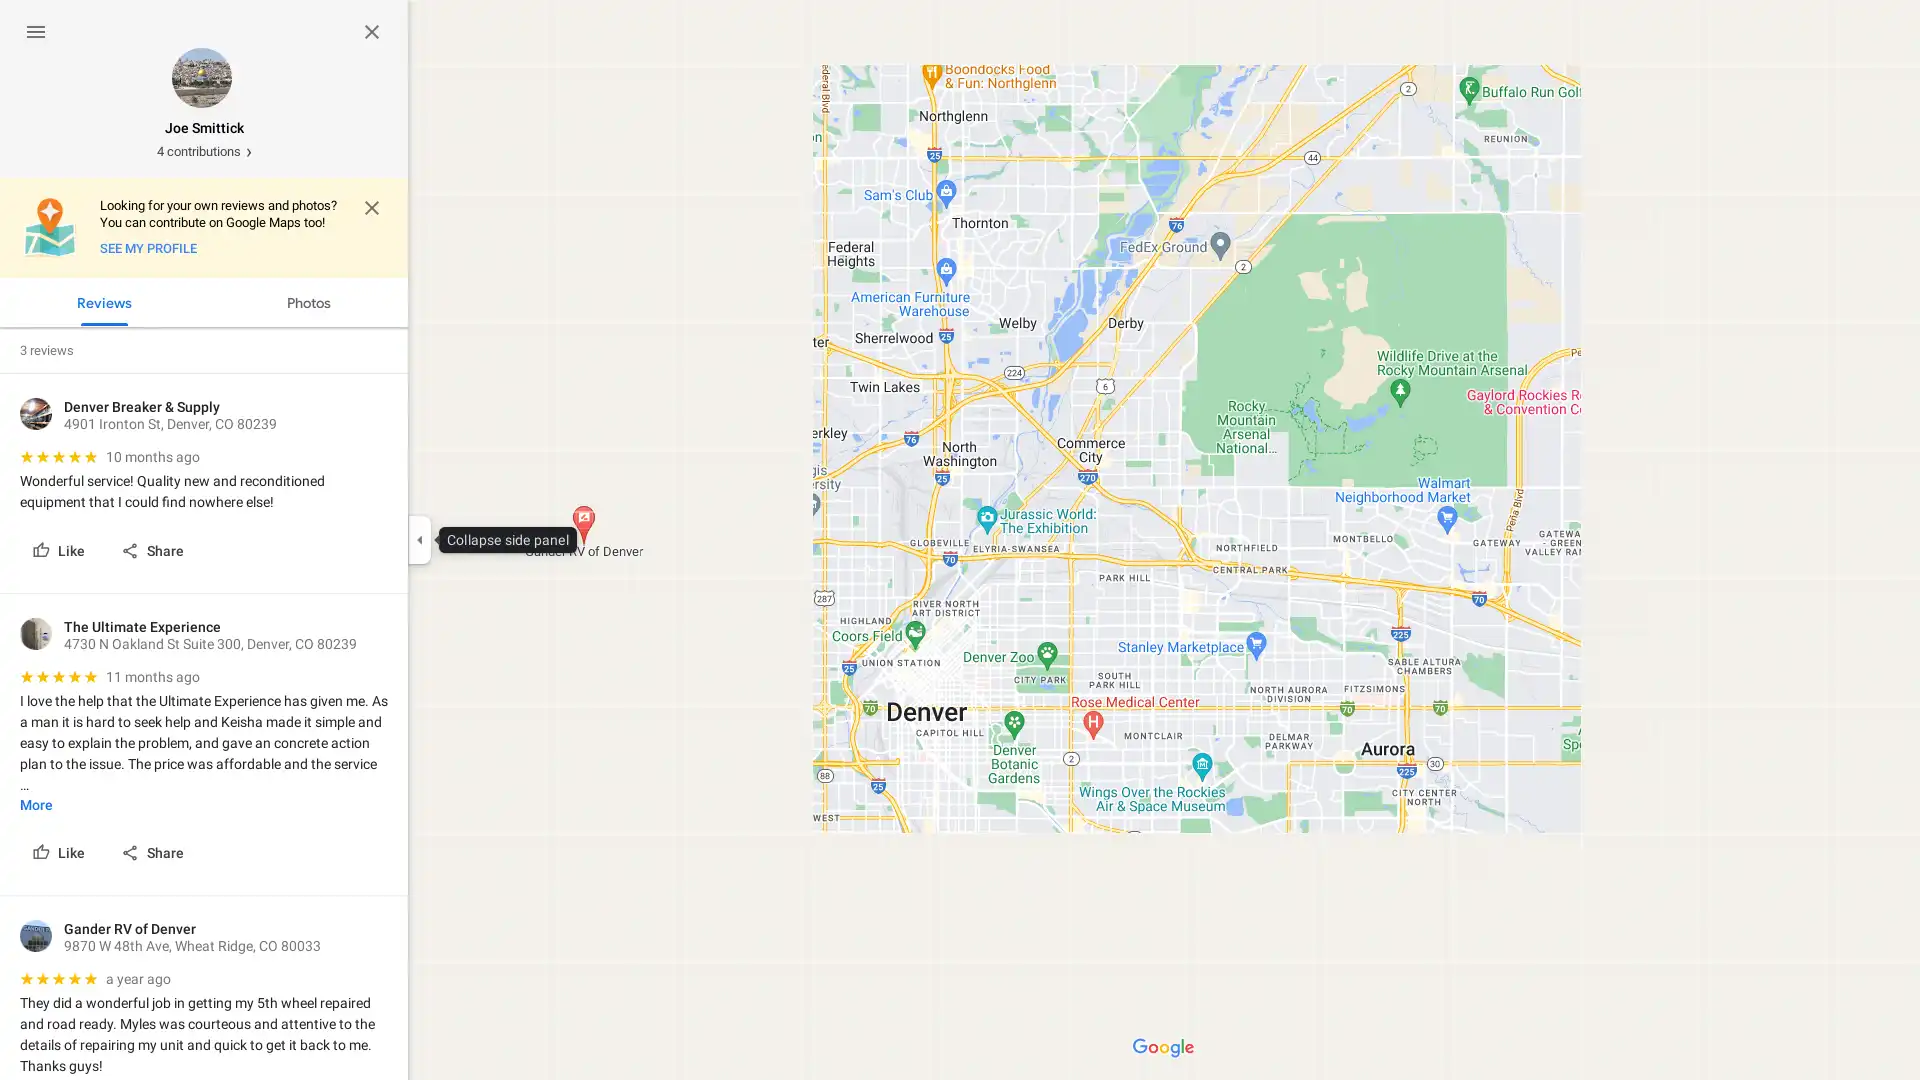  What do you see at coordinates (60, 852) in the screenshot?
I see `Mark The Ultimate Experience's review as helpful.` at bounding box center [60, 852].